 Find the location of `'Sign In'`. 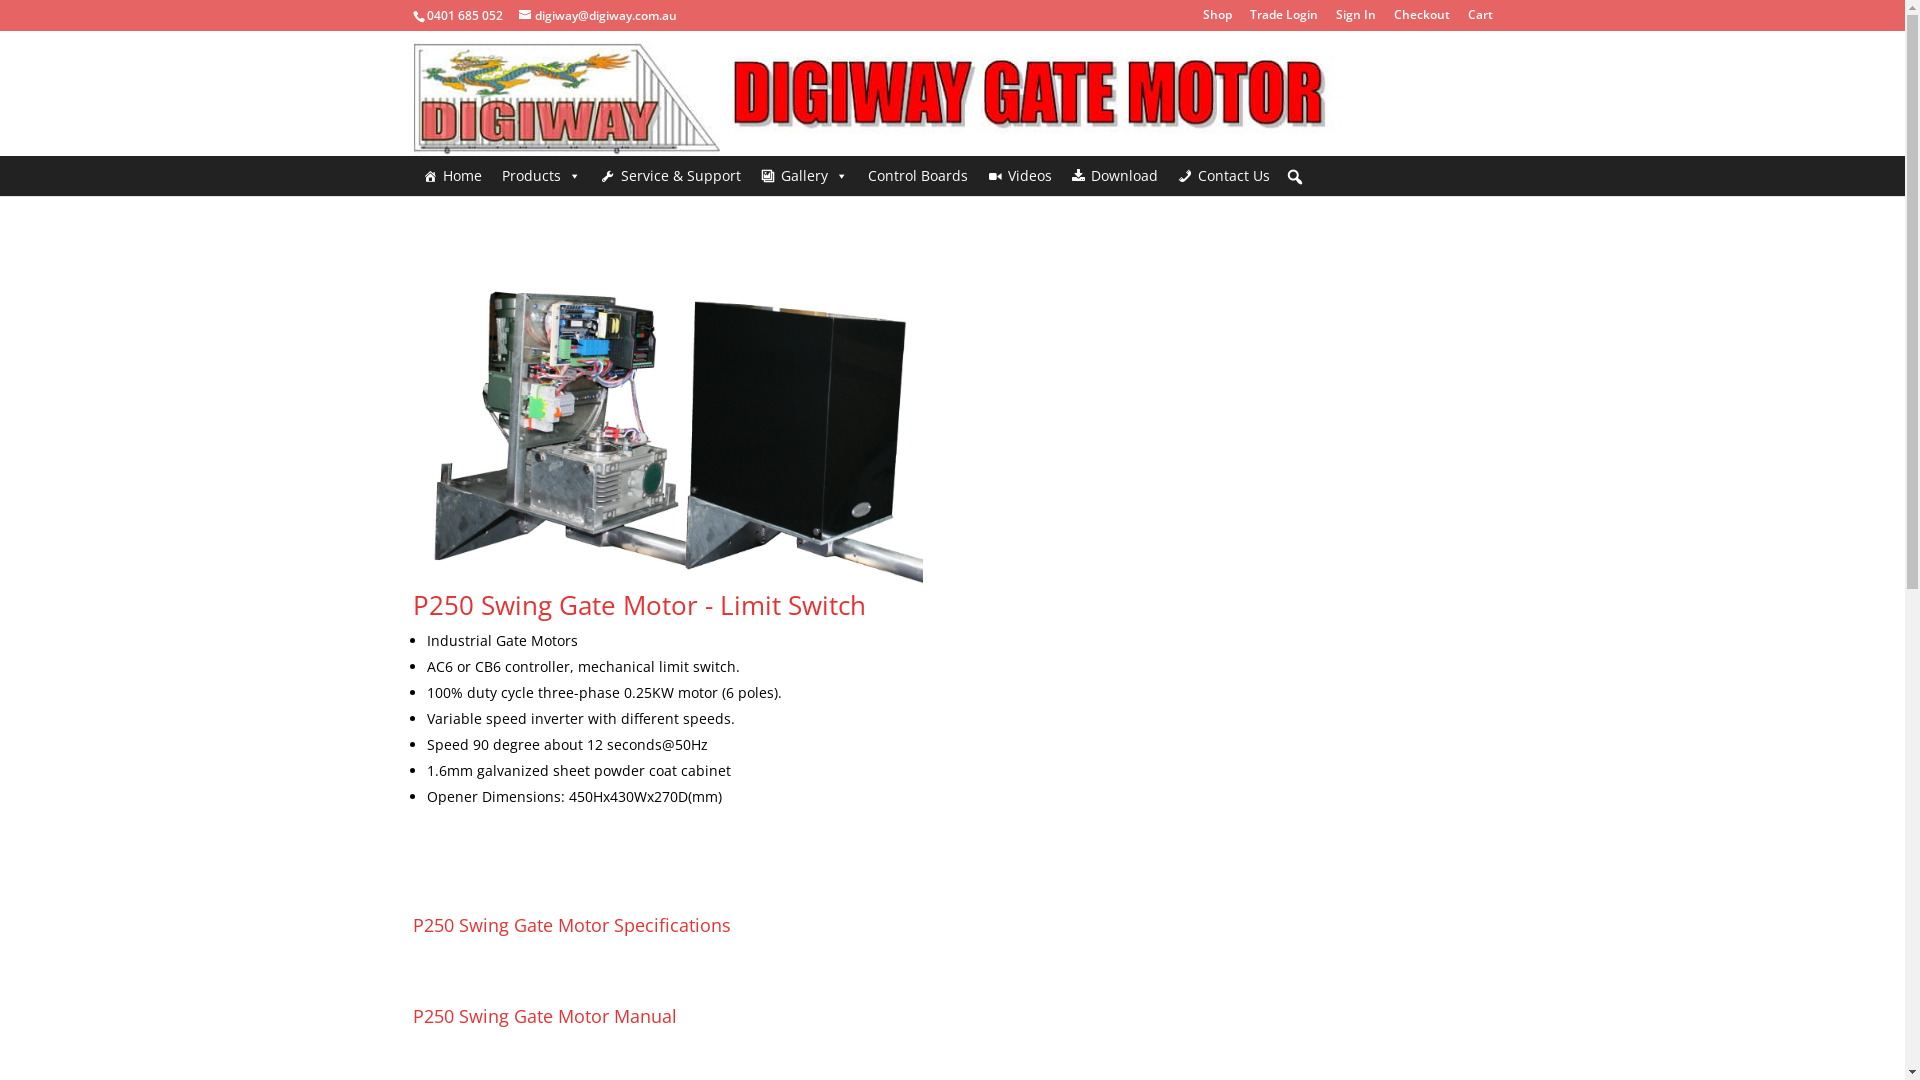

'Sign In' is located at coordinates (1356, 19).